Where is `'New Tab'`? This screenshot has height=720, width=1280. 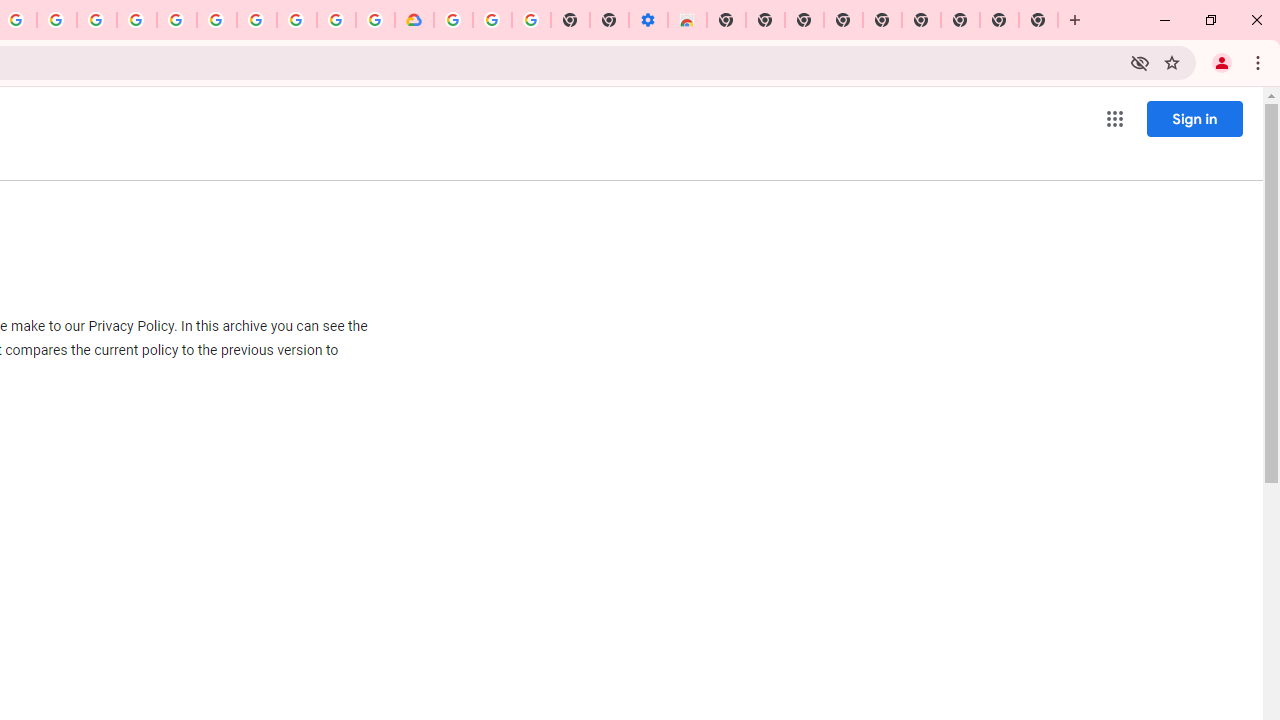
'New Tab' is located at coordinates (1038, 20).